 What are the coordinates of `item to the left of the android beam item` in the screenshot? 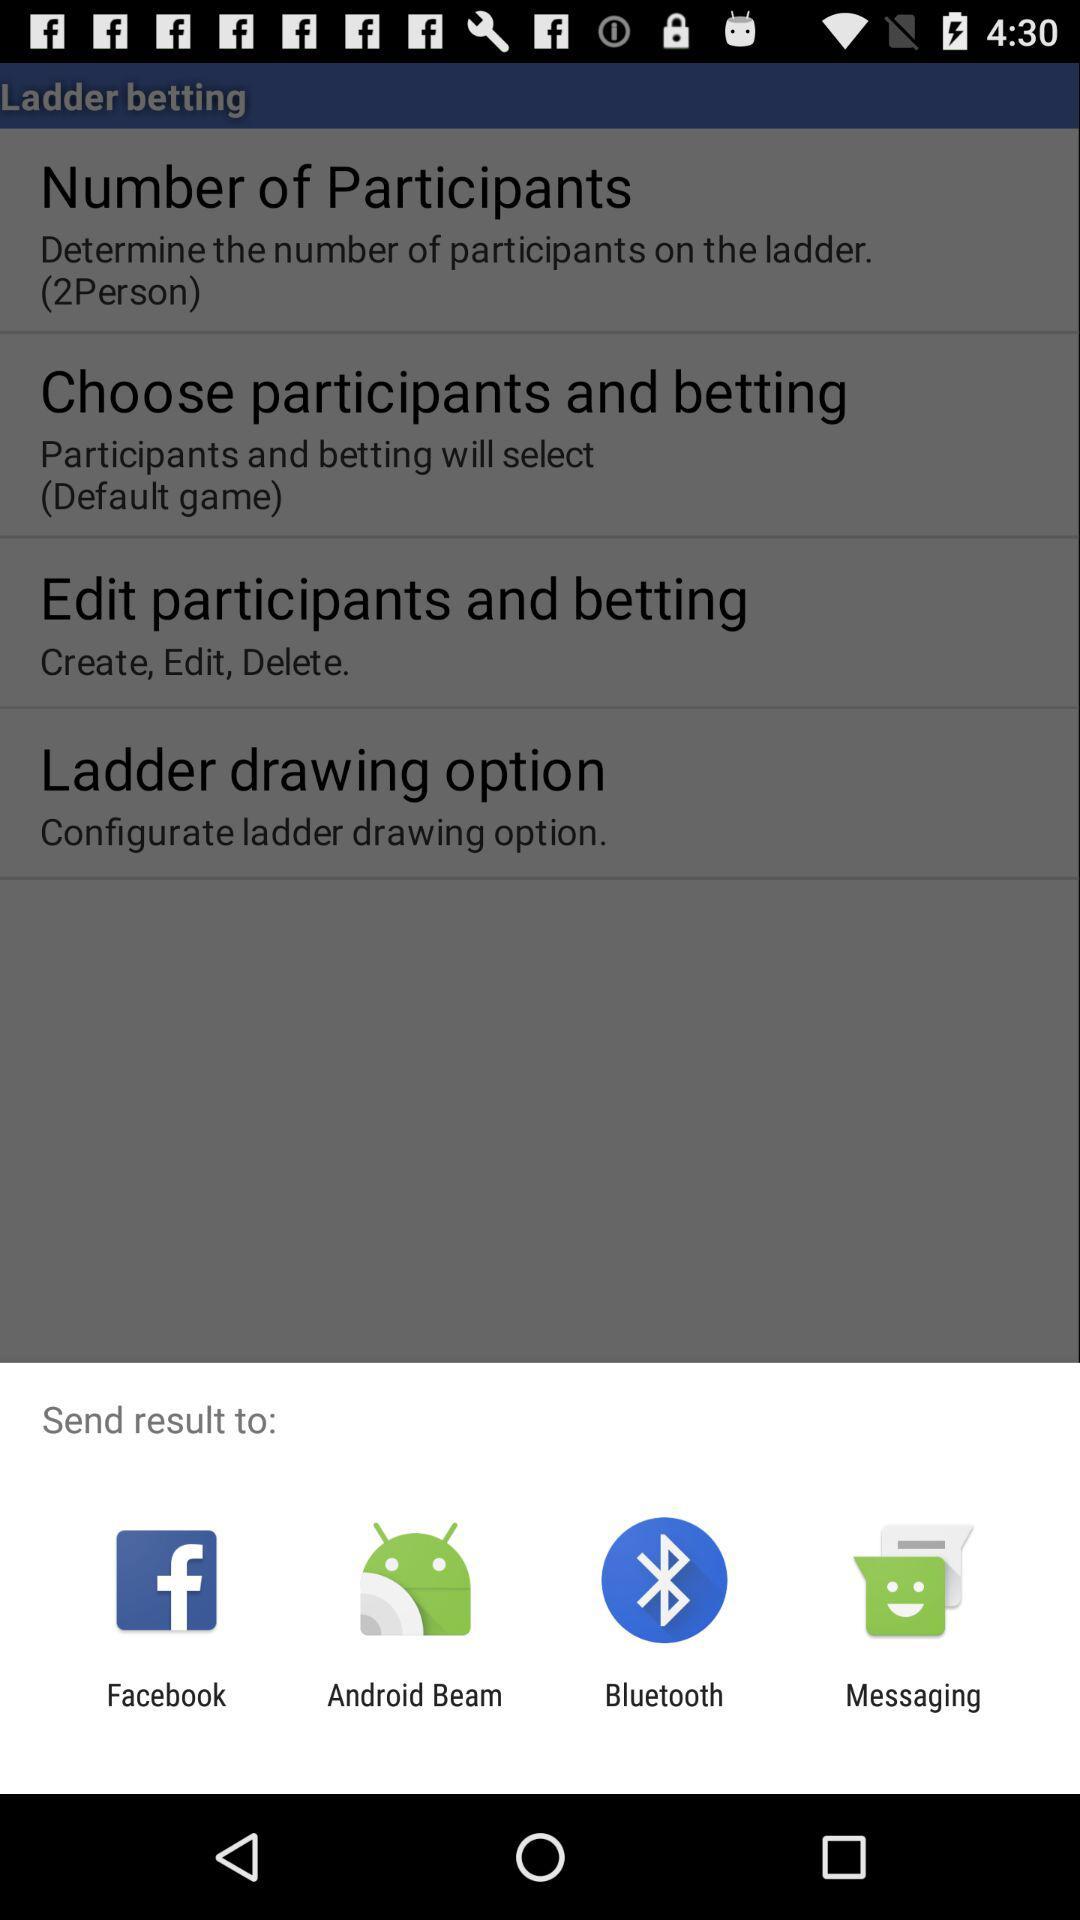 It's located at (165, 1711).